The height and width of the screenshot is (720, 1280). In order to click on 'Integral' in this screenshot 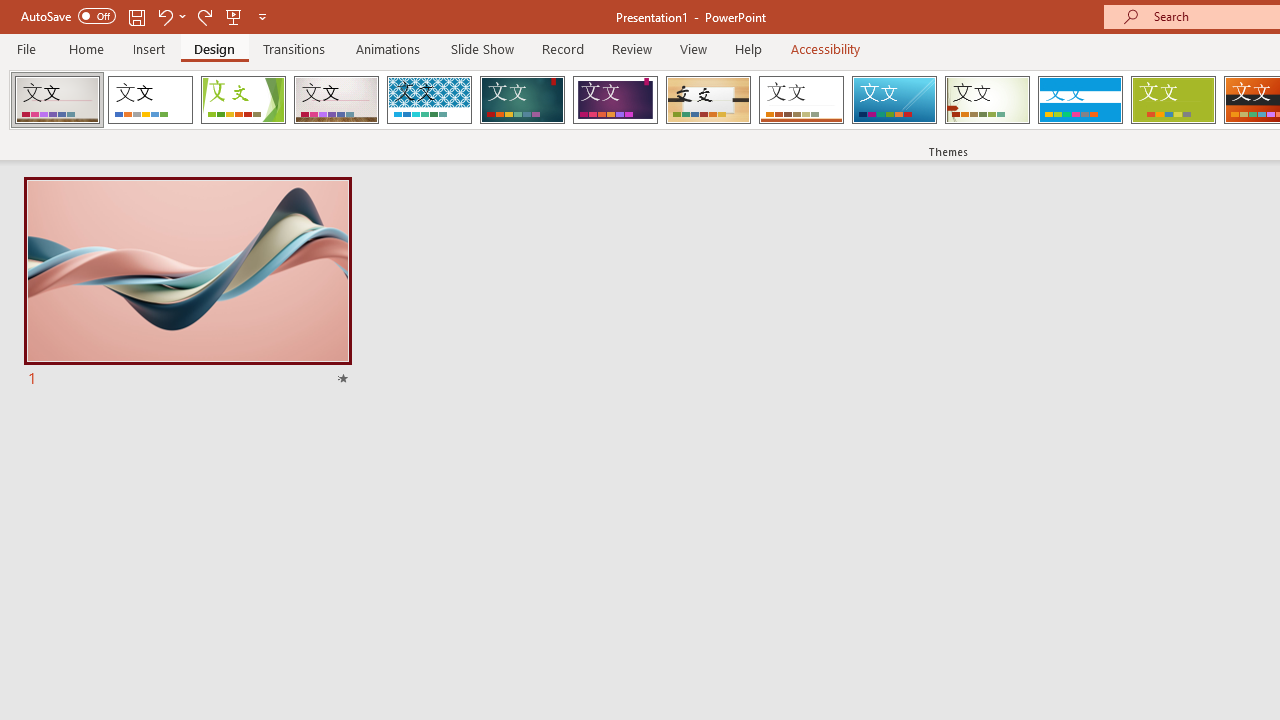, I will do `click(428, 100)`.